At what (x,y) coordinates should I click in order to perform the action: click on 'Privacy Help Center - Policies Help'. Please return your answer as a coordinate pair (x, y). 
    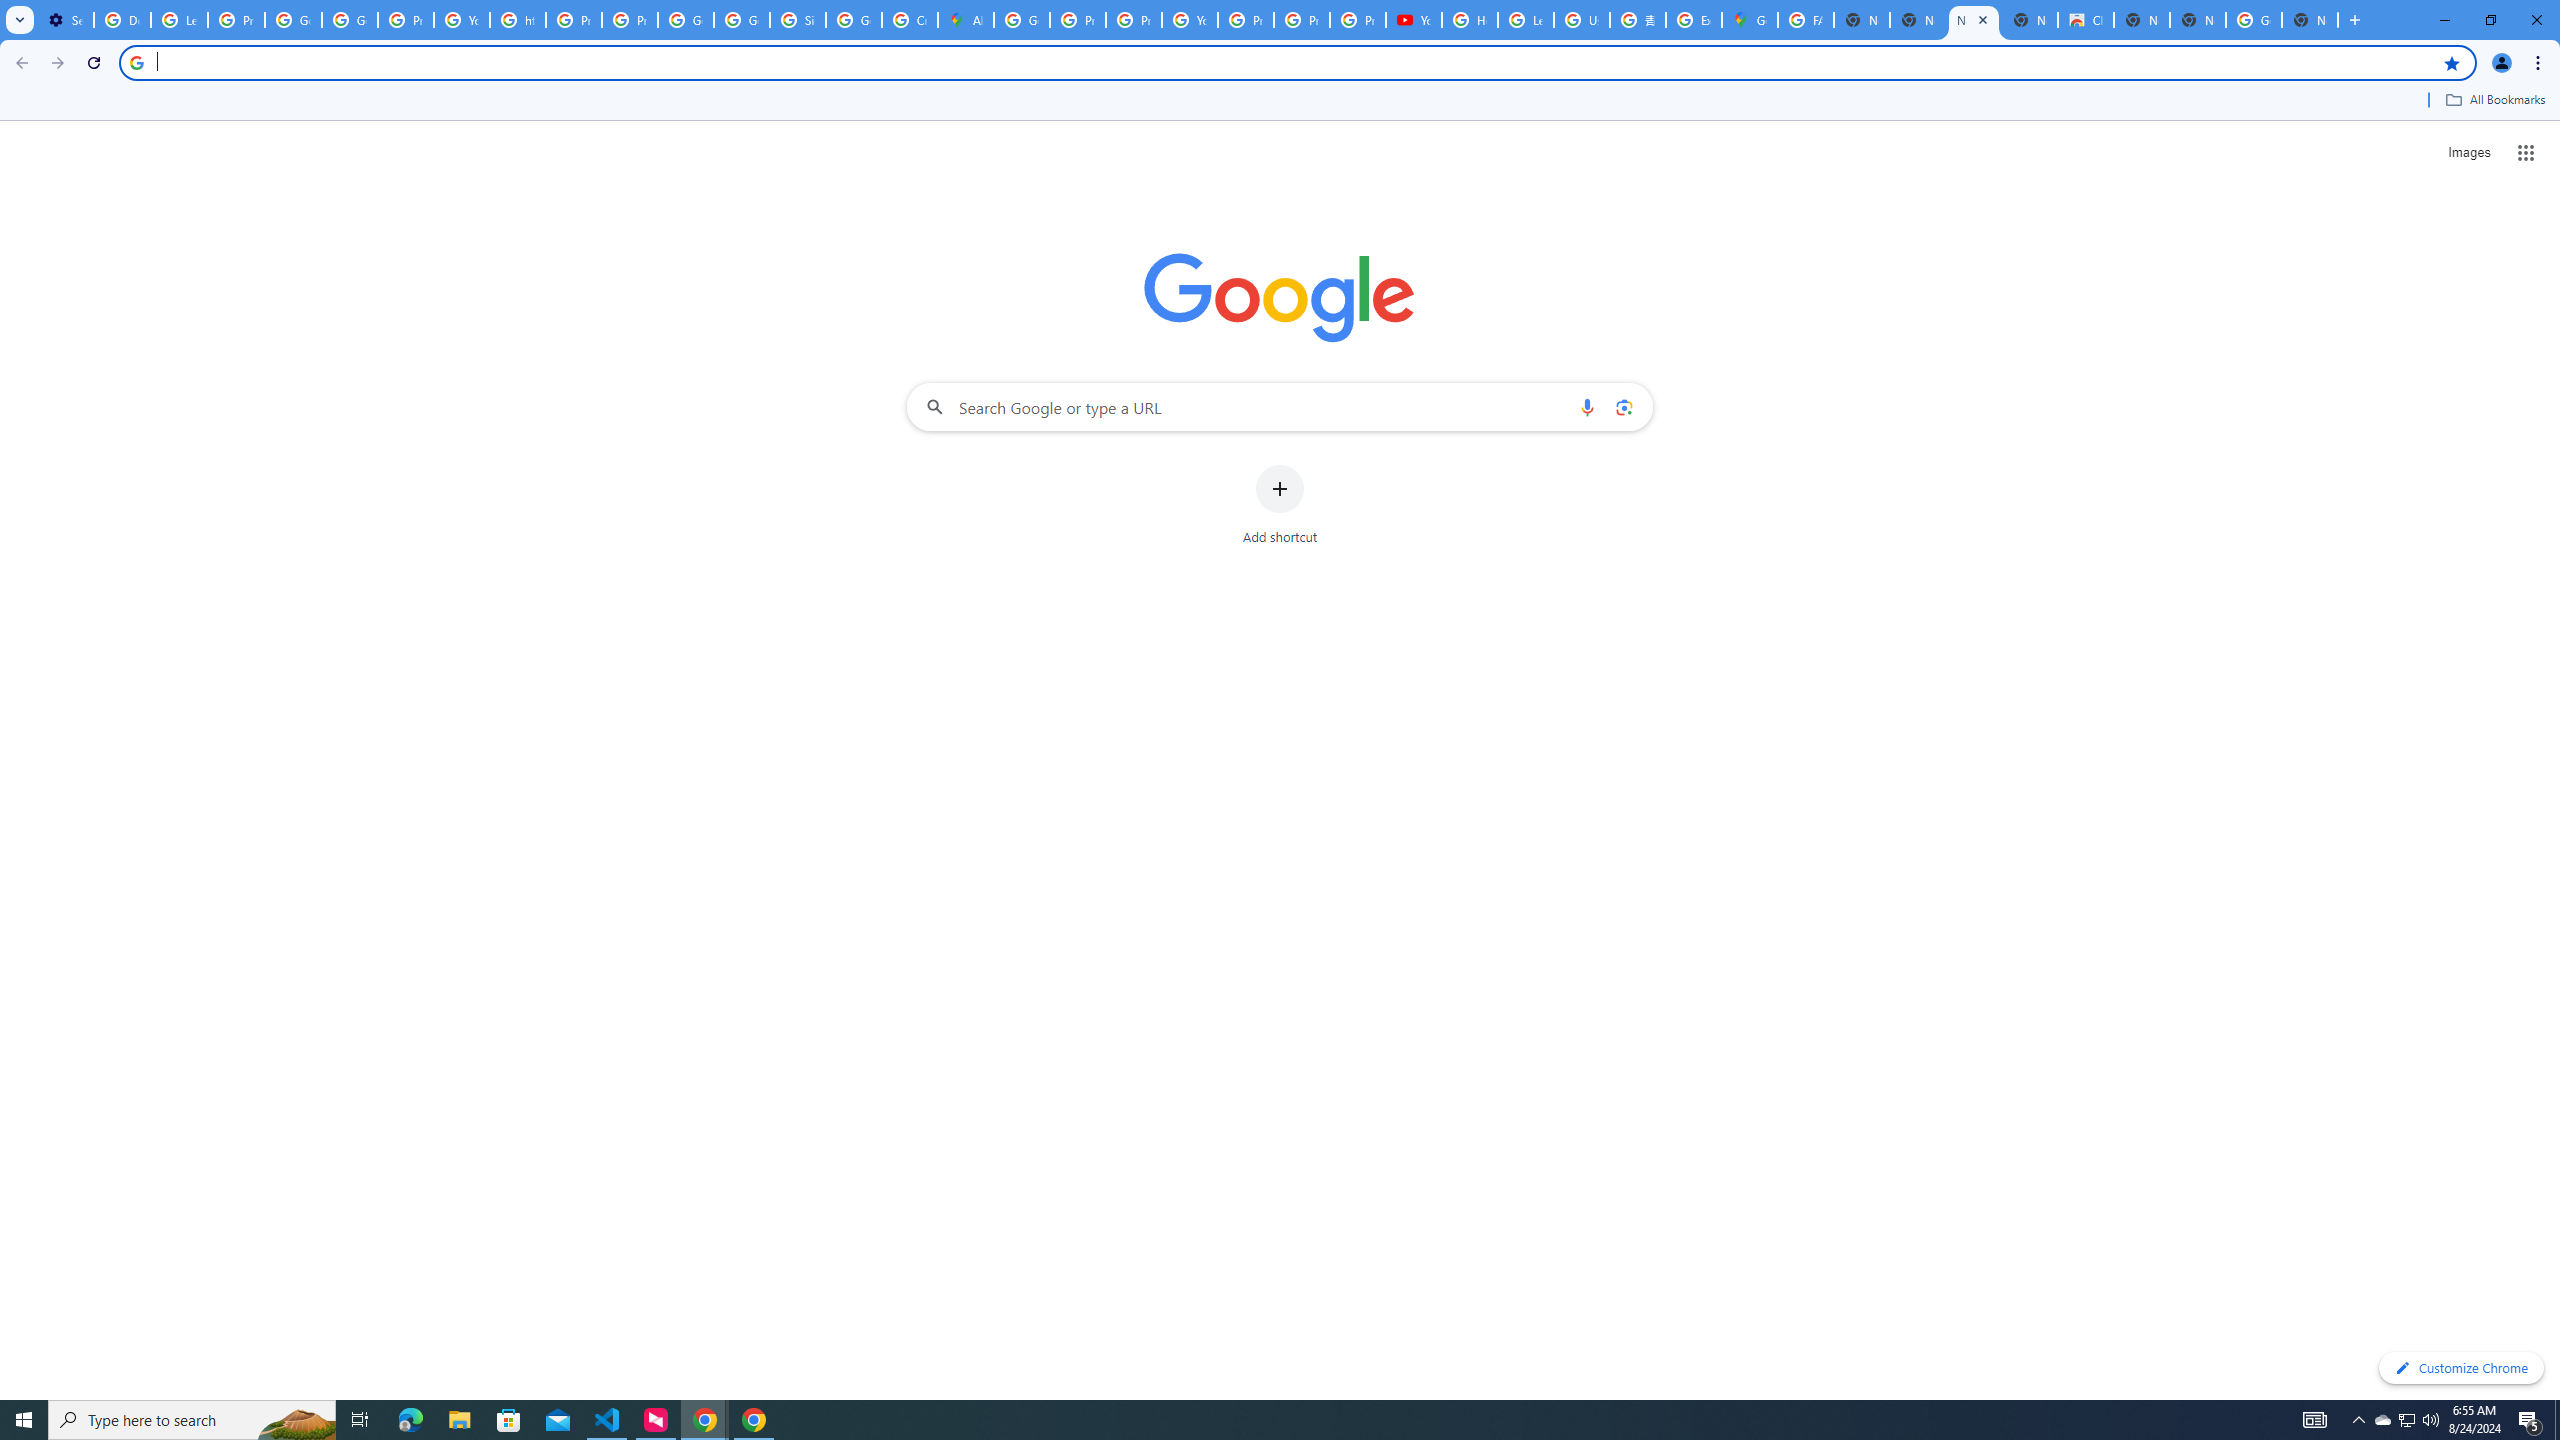
    Looking at the image, I should click on (1133, 19).